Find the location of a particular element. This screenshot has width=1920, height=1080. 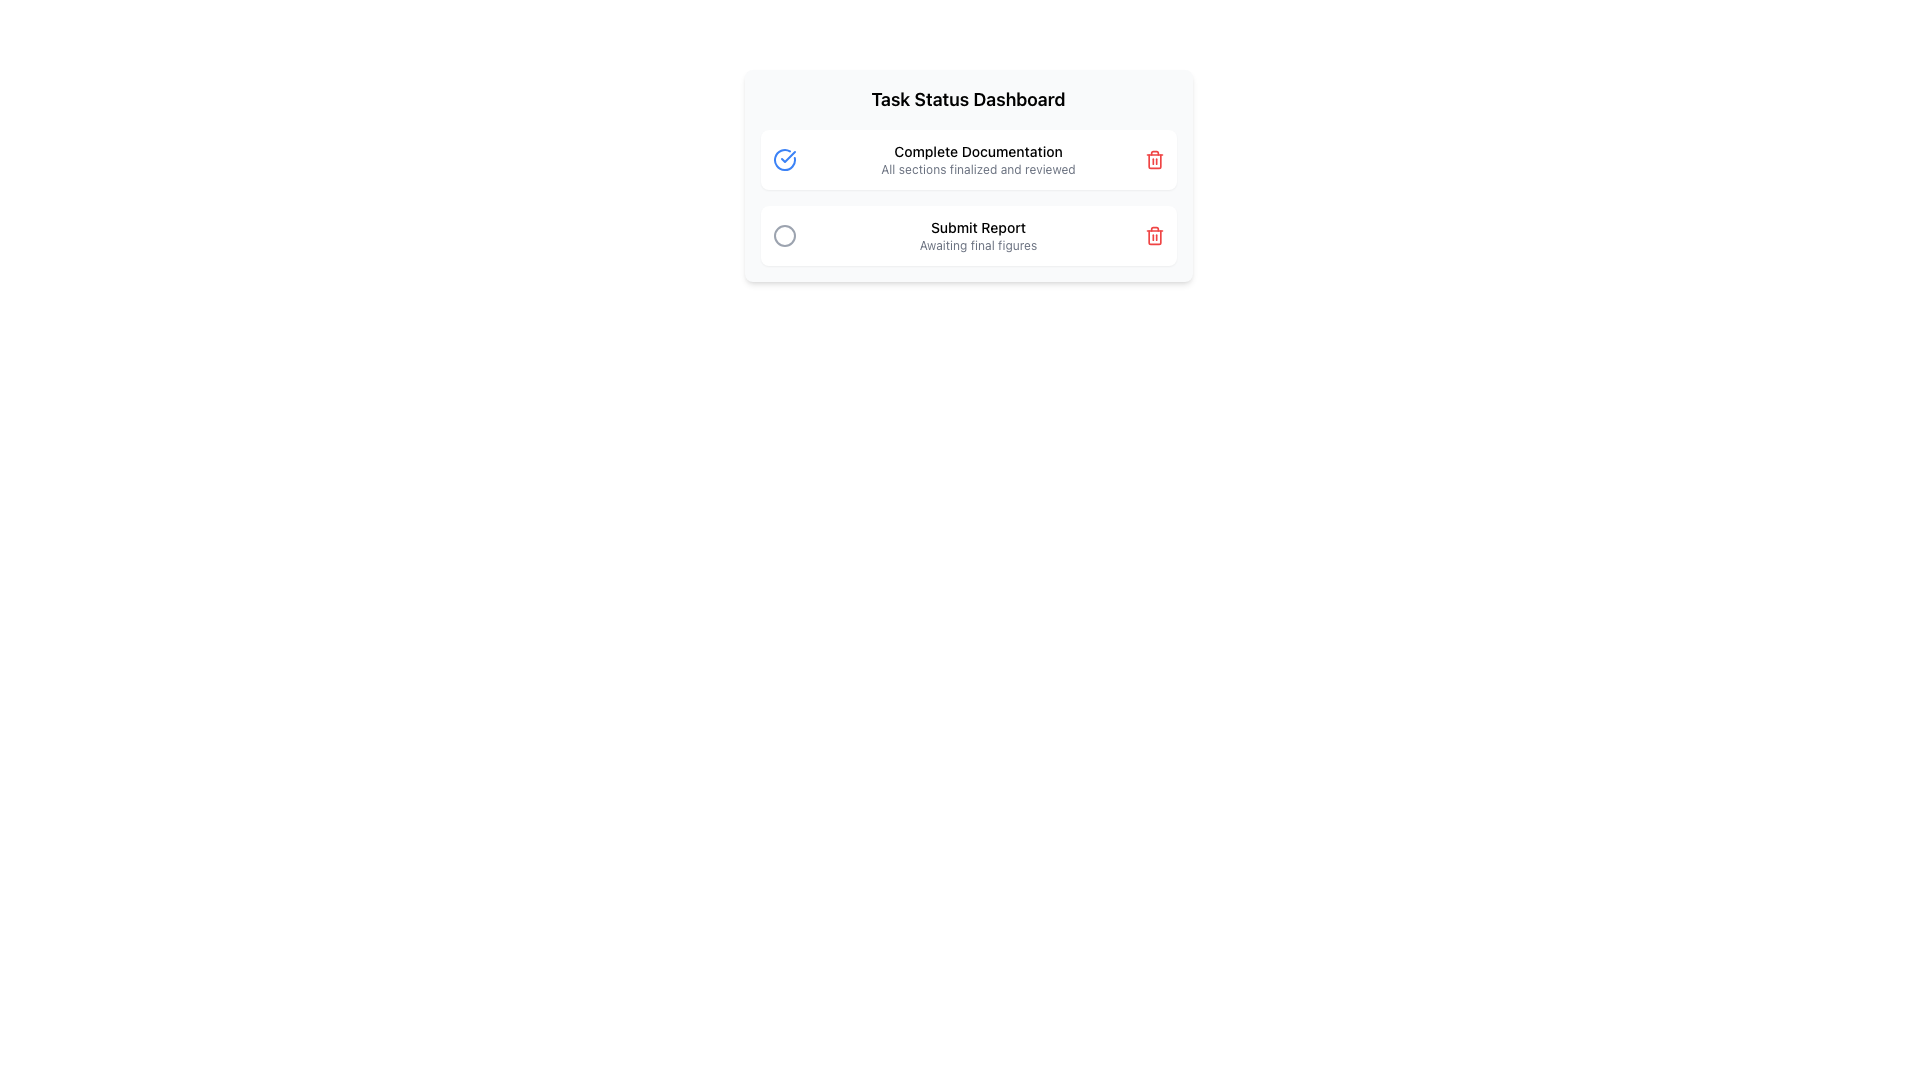

the checkmark icon indicating the completed state for the task 'Complete Documentation' in the Task Status Dashboard is located at coordinates (786, 156).